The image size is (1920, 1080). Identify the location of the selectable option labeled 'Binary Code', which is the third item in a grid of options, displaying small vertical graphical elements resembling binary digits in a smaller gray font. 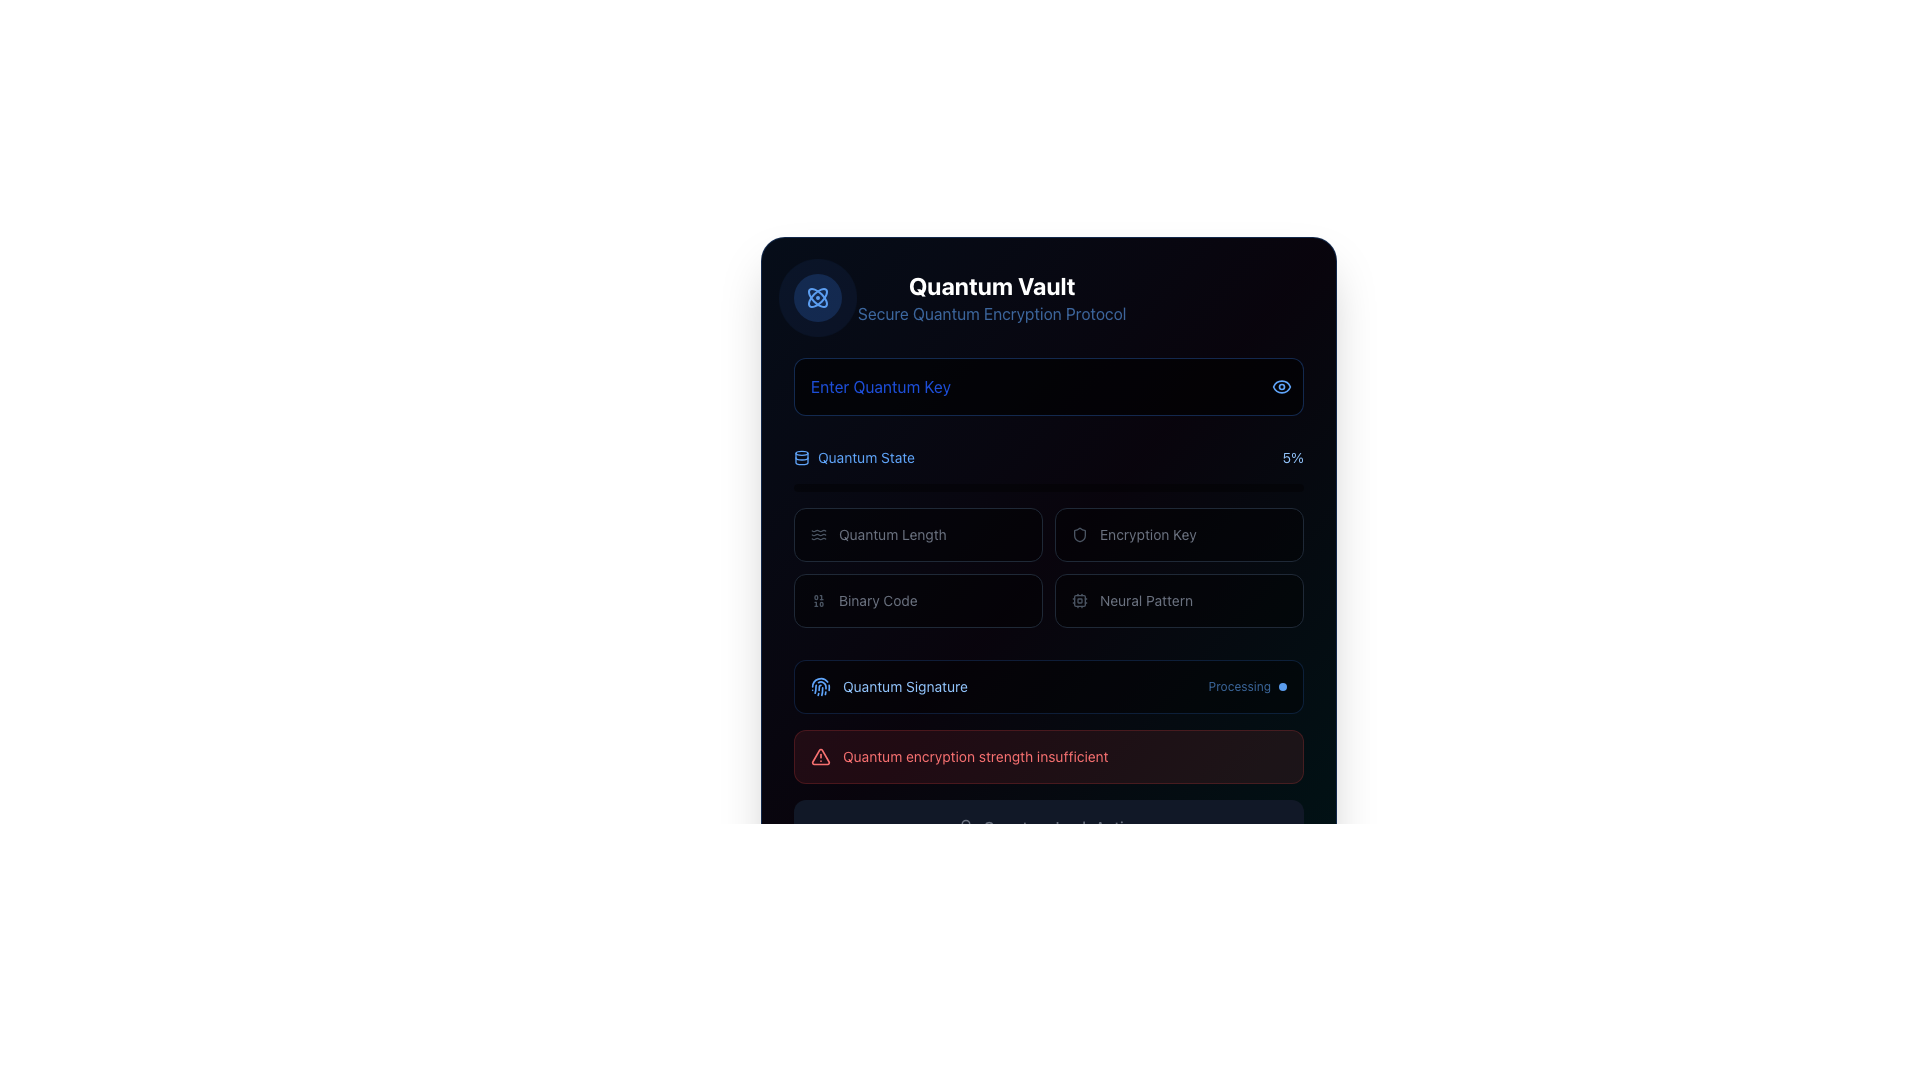
(917, 600).